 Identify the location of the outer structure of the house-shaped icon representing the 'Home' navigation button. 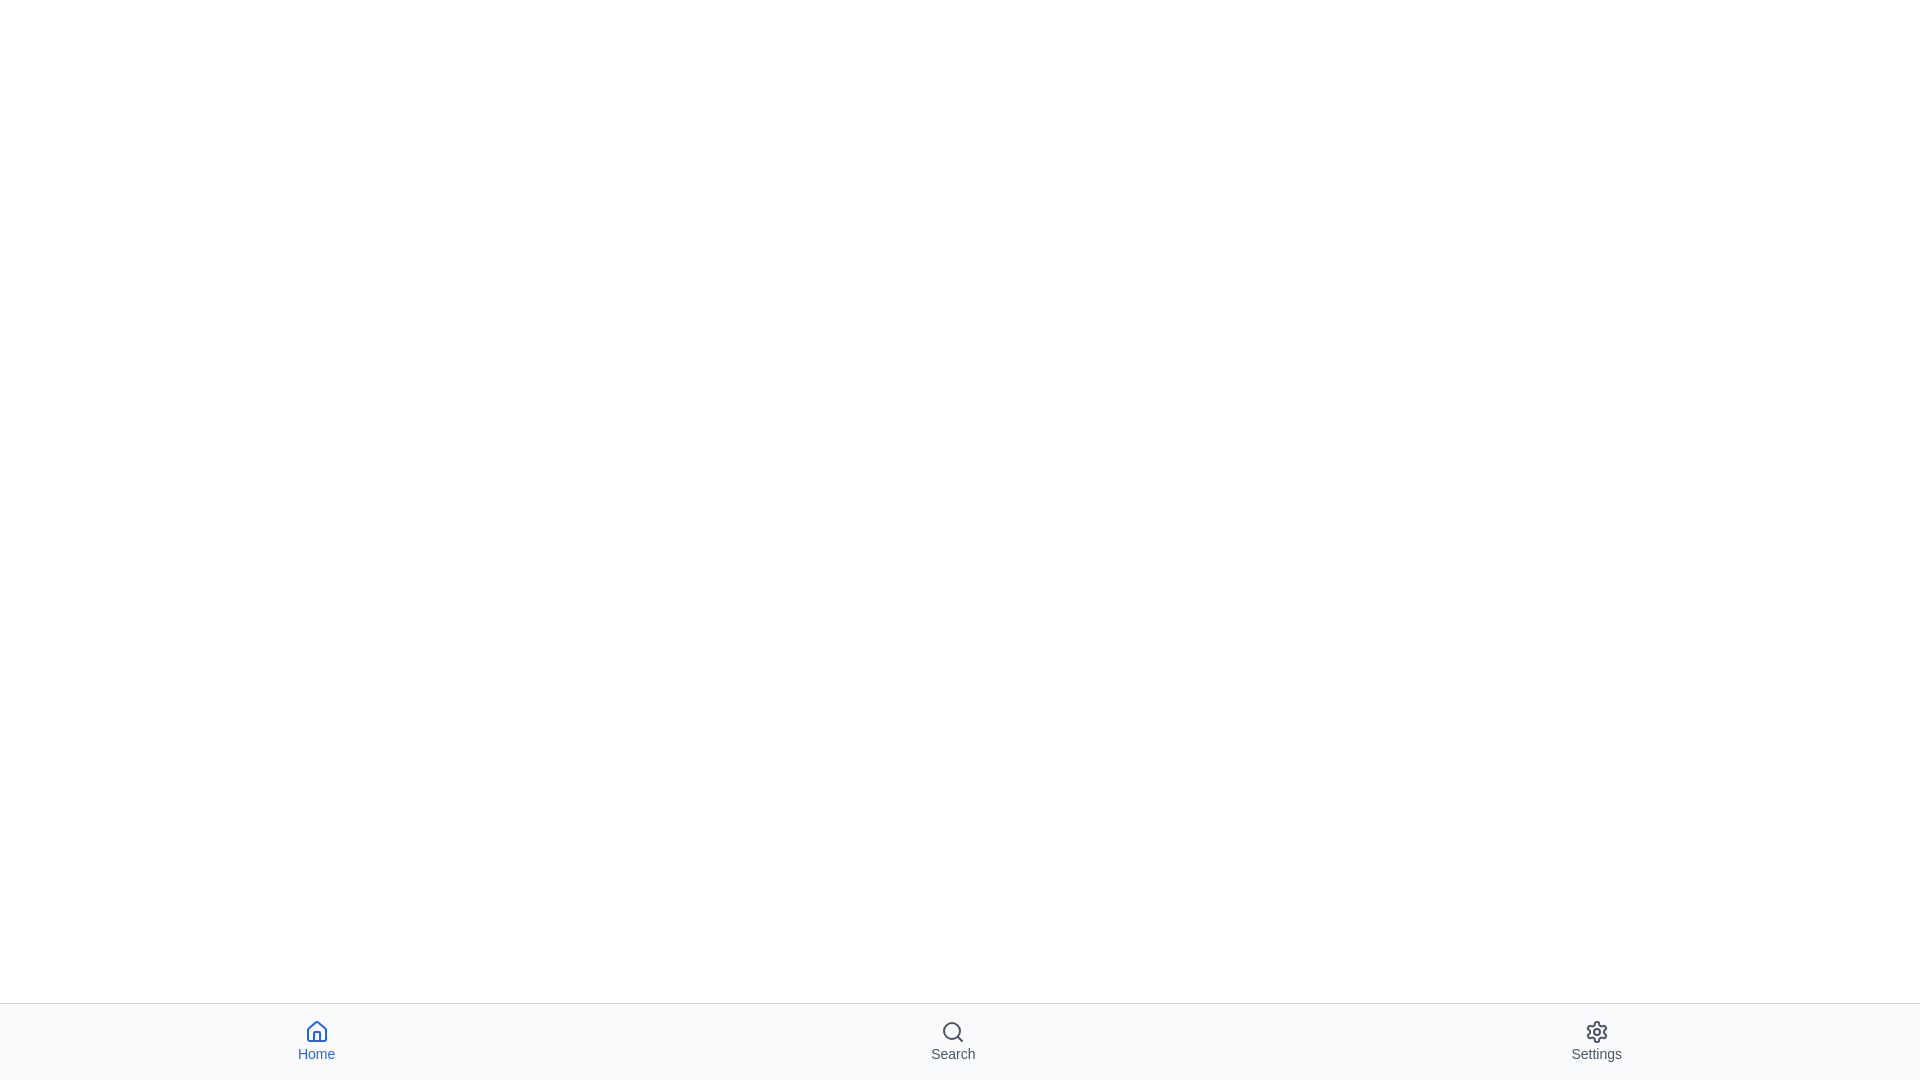
(315, 1031).